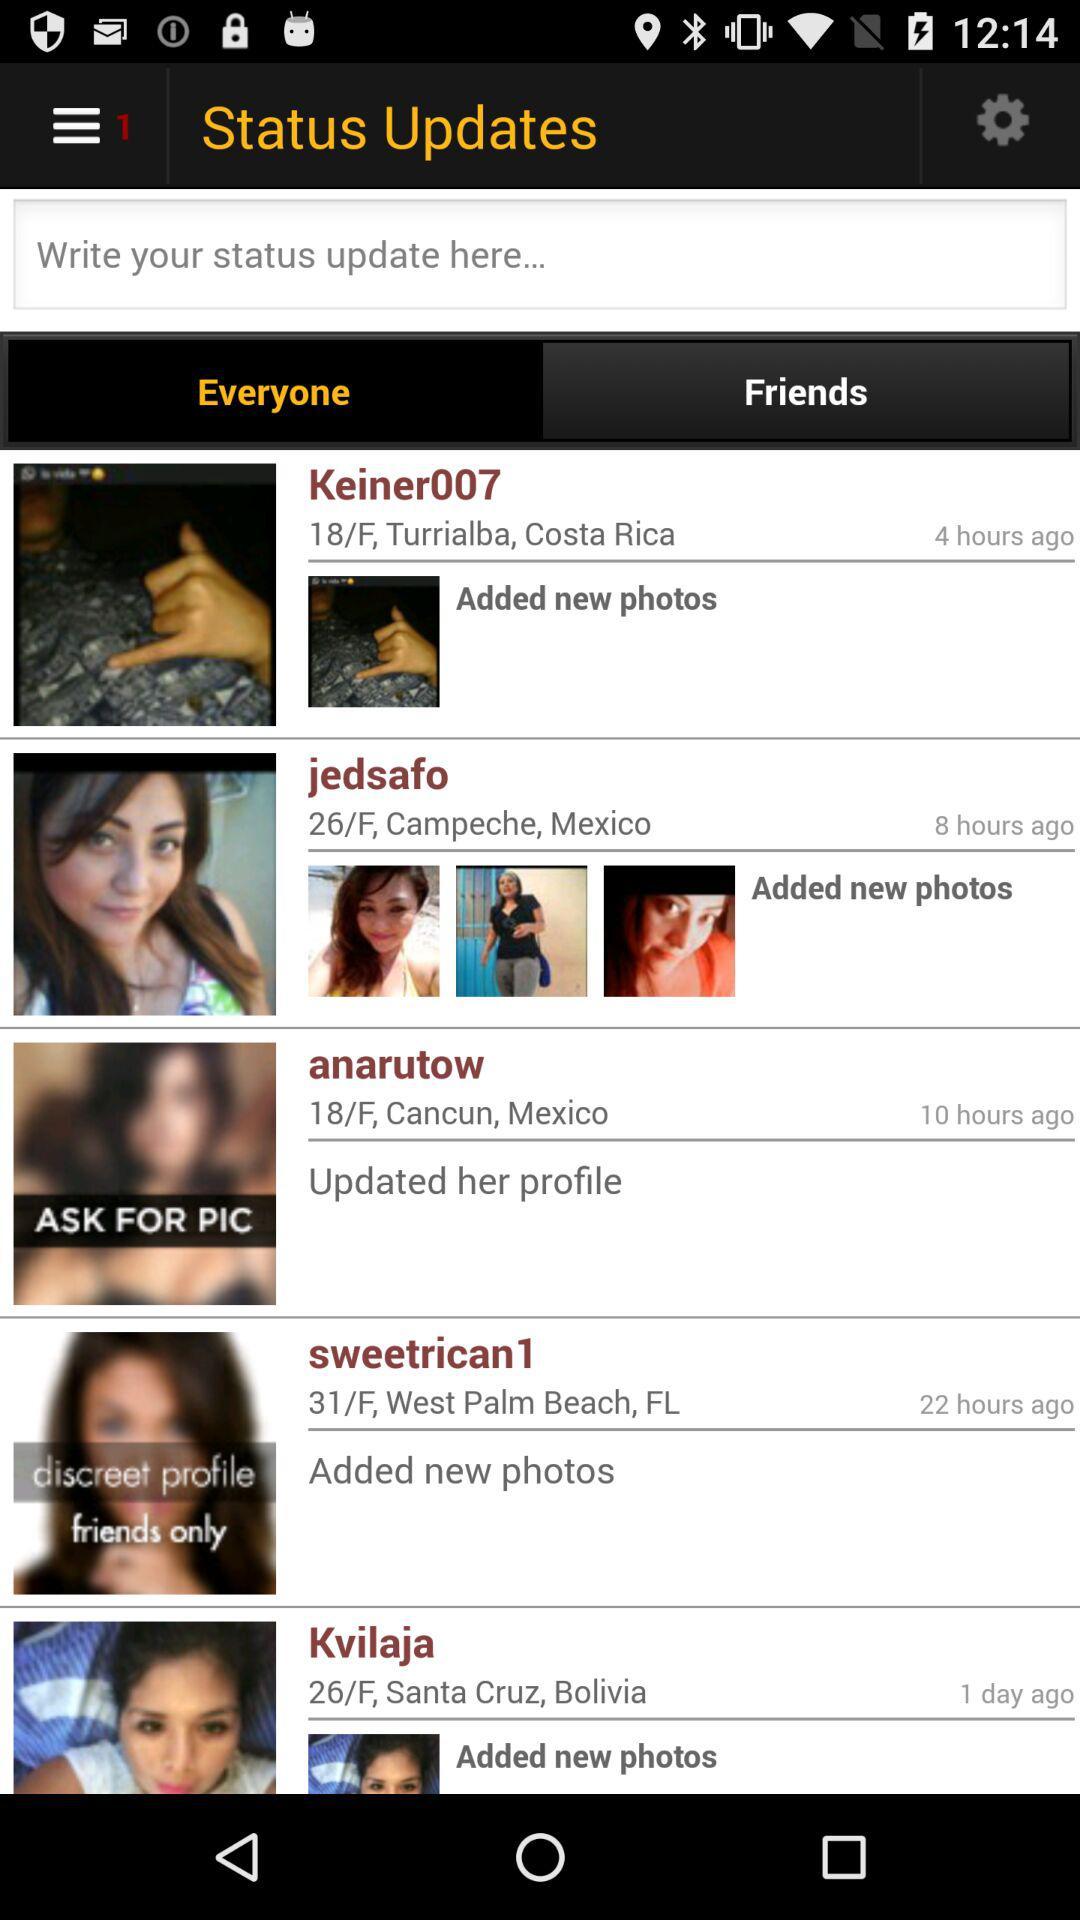 The width and height of the screenshot is (1080, 1920). I want to click on updated her profile item, so click(690, 1179).